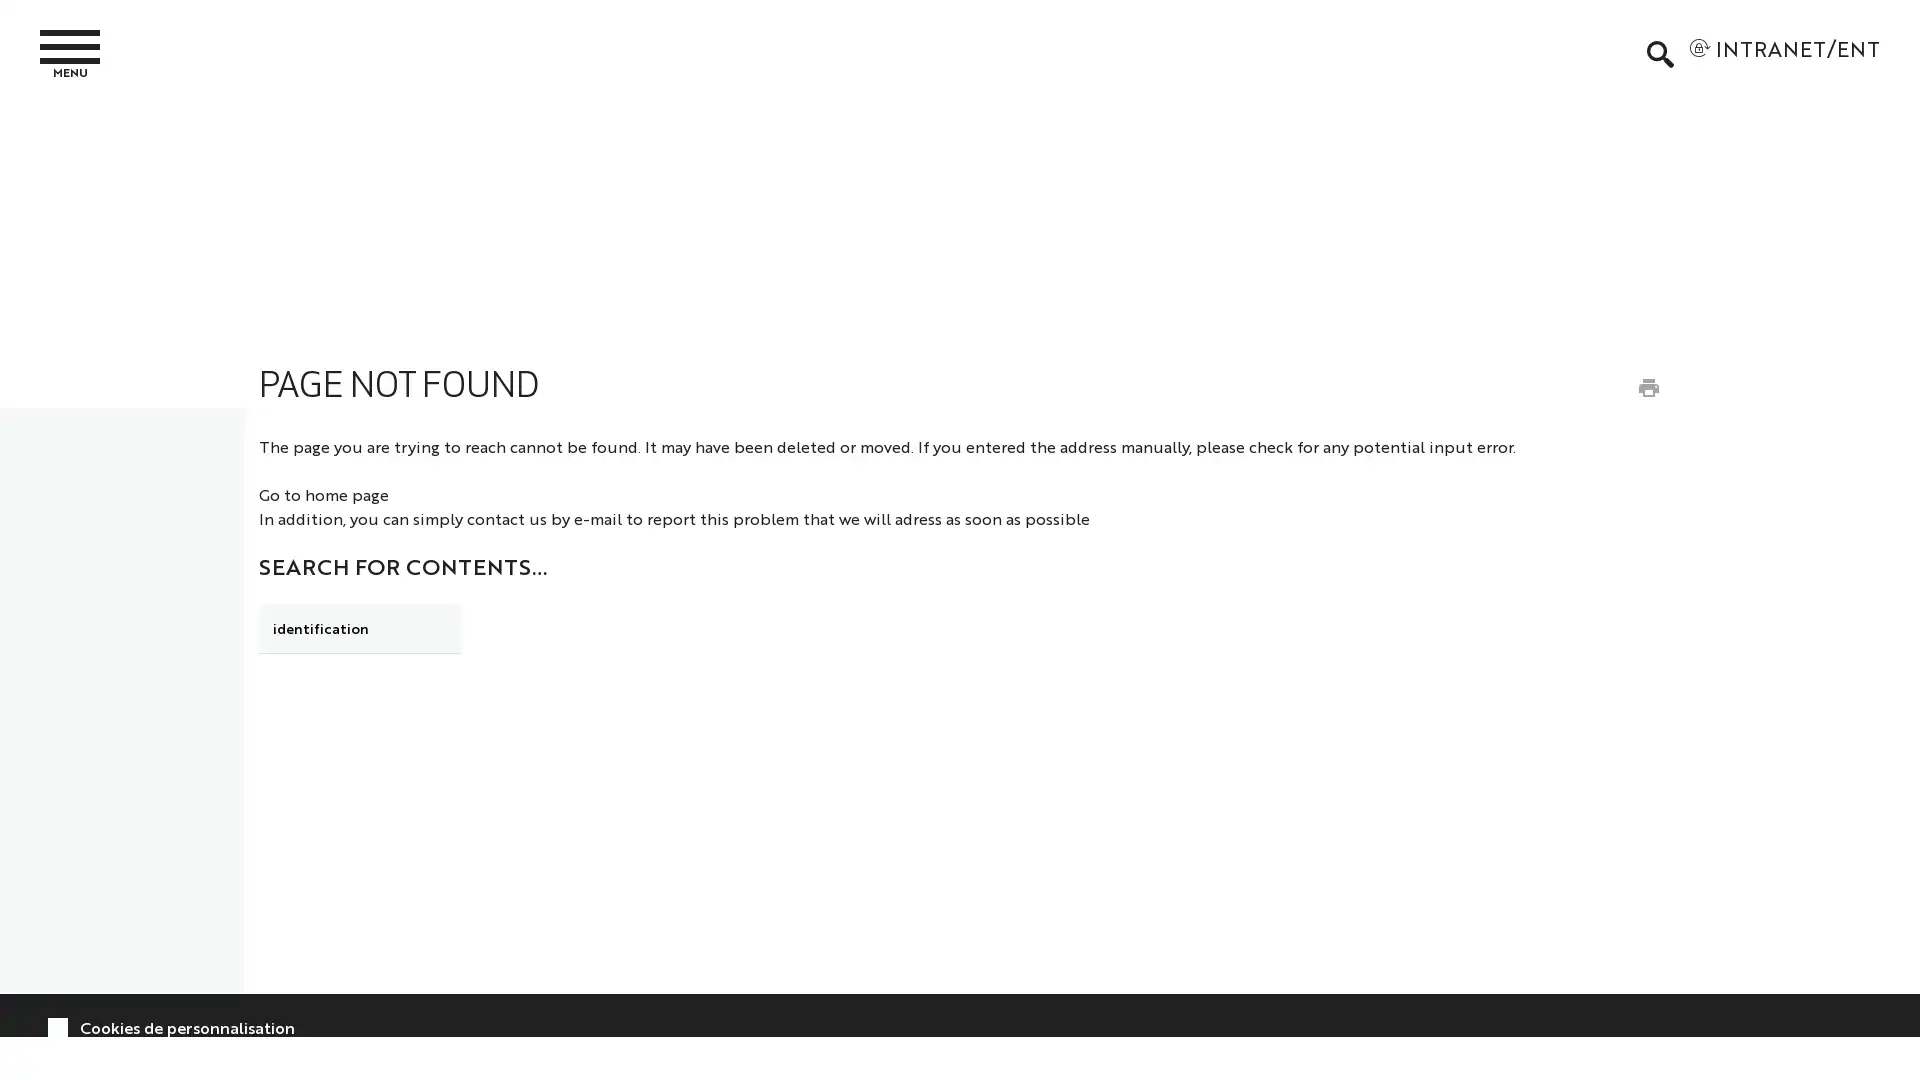 This screenshot has width=1920, height=1080. Describe the element at coordinates (1659, 53) in the screenshot. I see `SEARCH` at that location.